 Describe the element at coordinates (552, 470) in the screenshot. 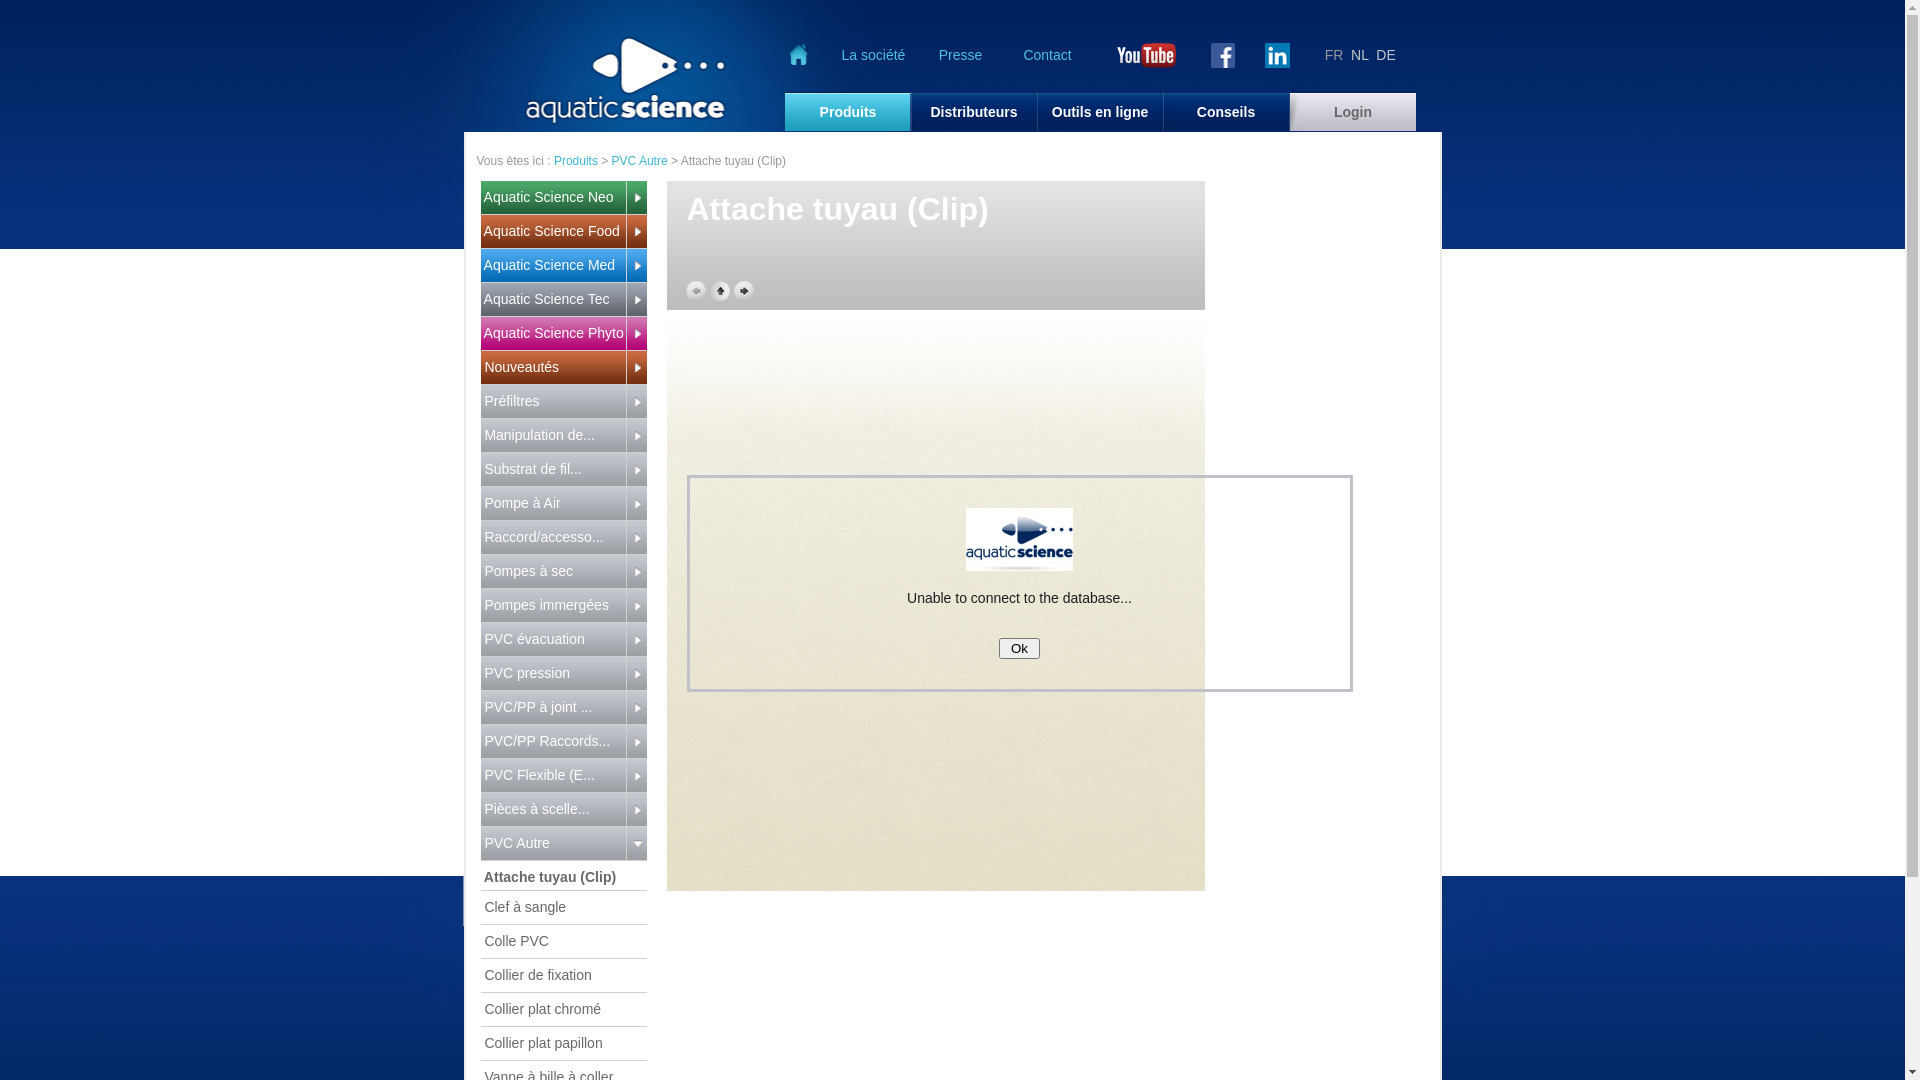

I see `' Substrat de fil...'` at that location.